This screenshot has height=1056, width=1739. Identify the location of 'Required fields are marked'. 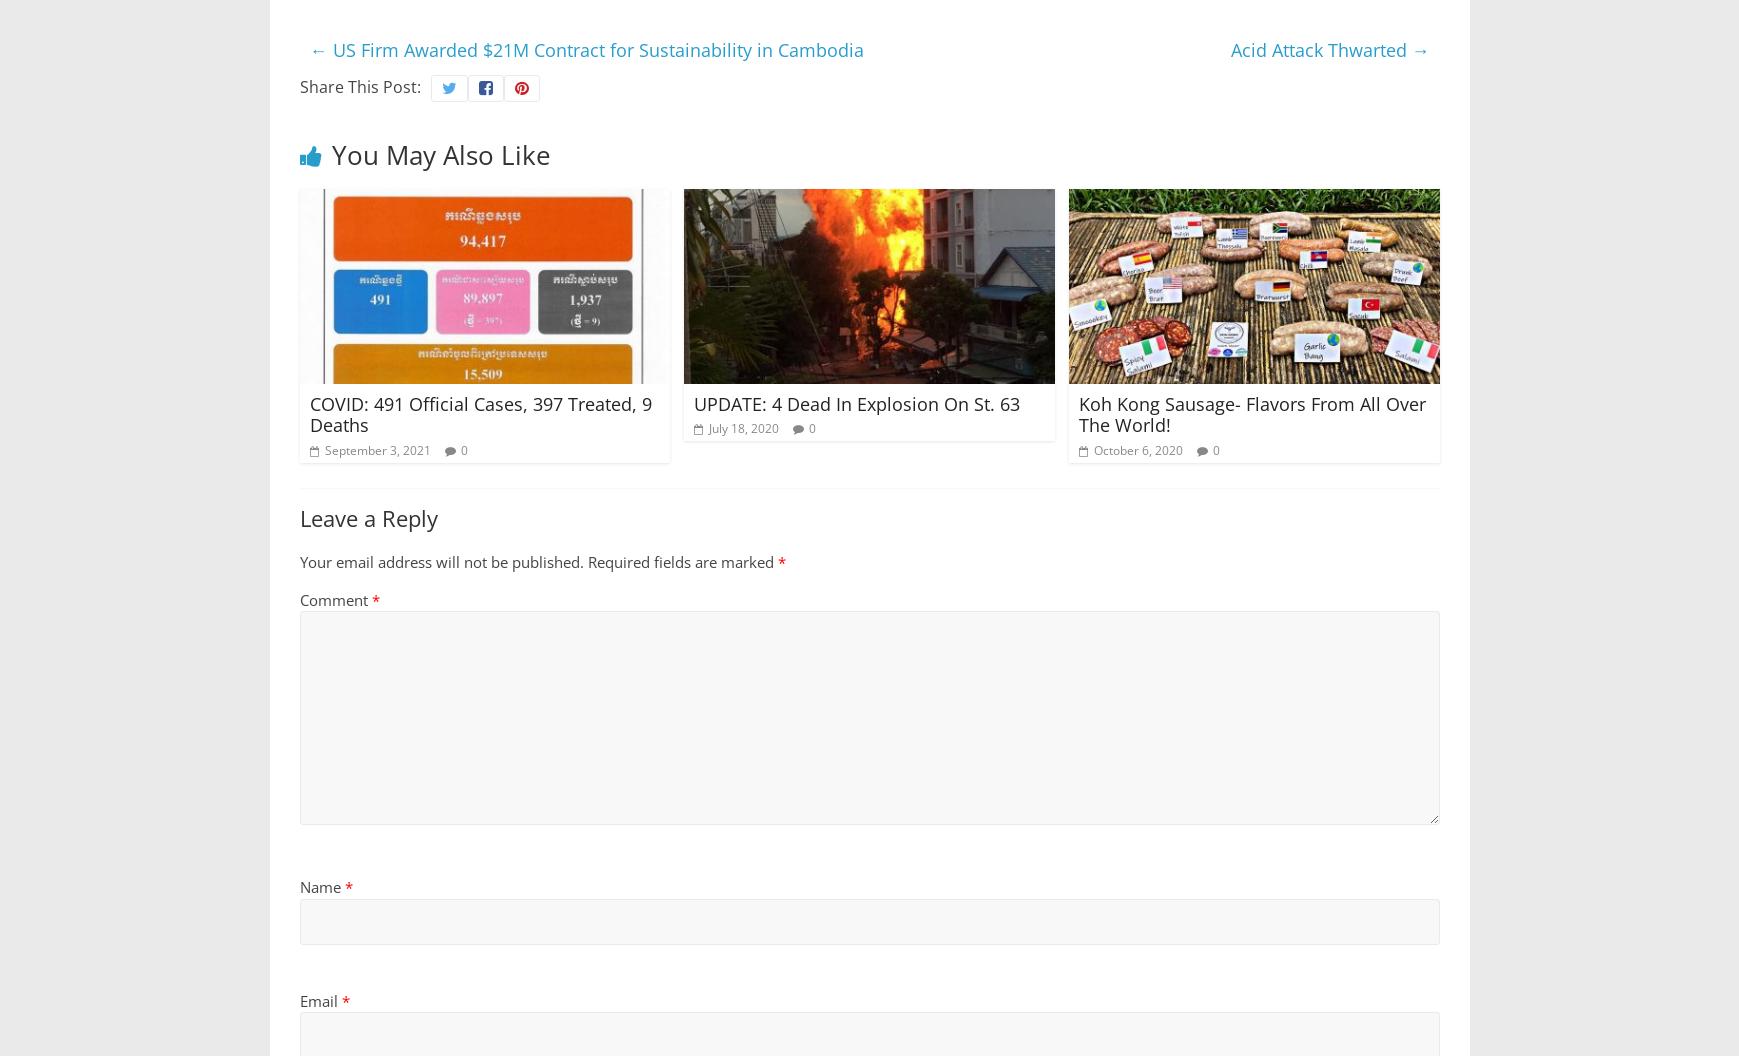
(681, 560).